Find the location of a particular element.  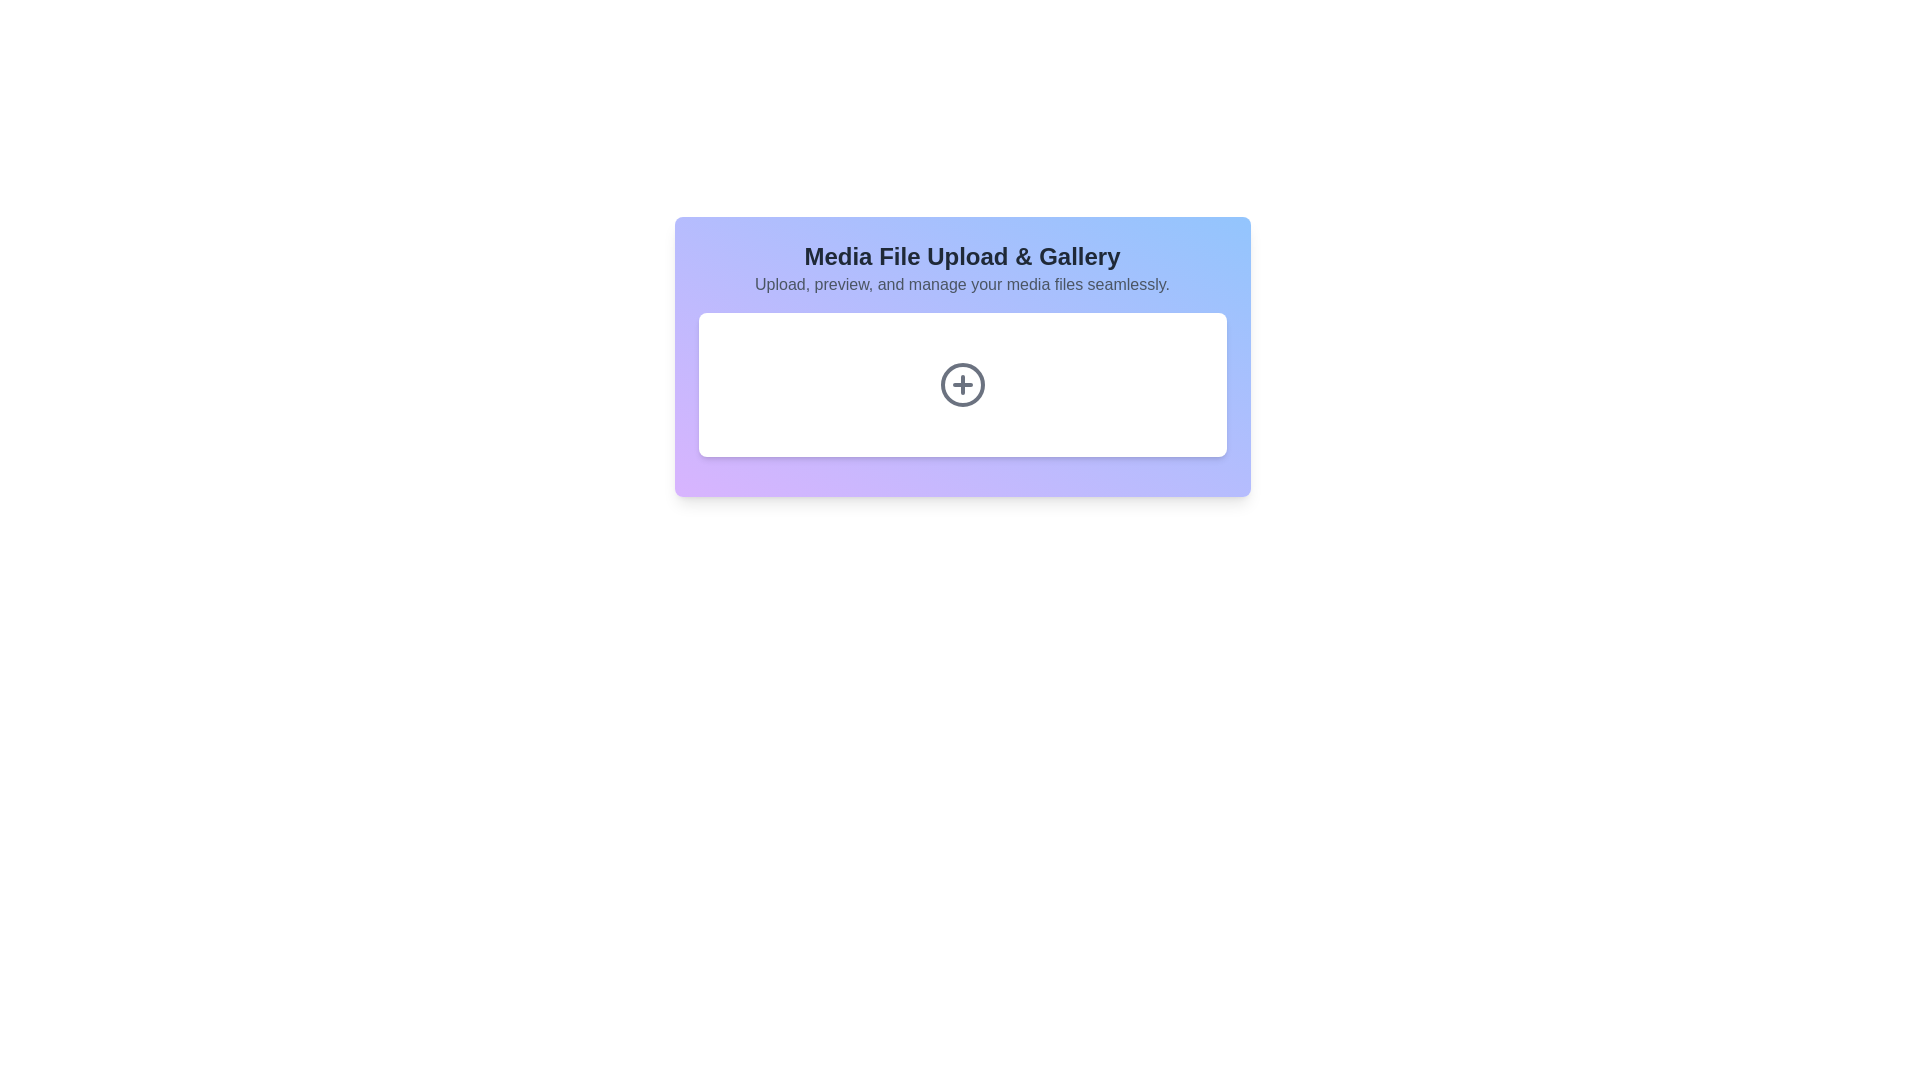

the outer circular component of the plus icon associated with the 'Media File Upload & Gallery' section is located at coordinates (962, 385).